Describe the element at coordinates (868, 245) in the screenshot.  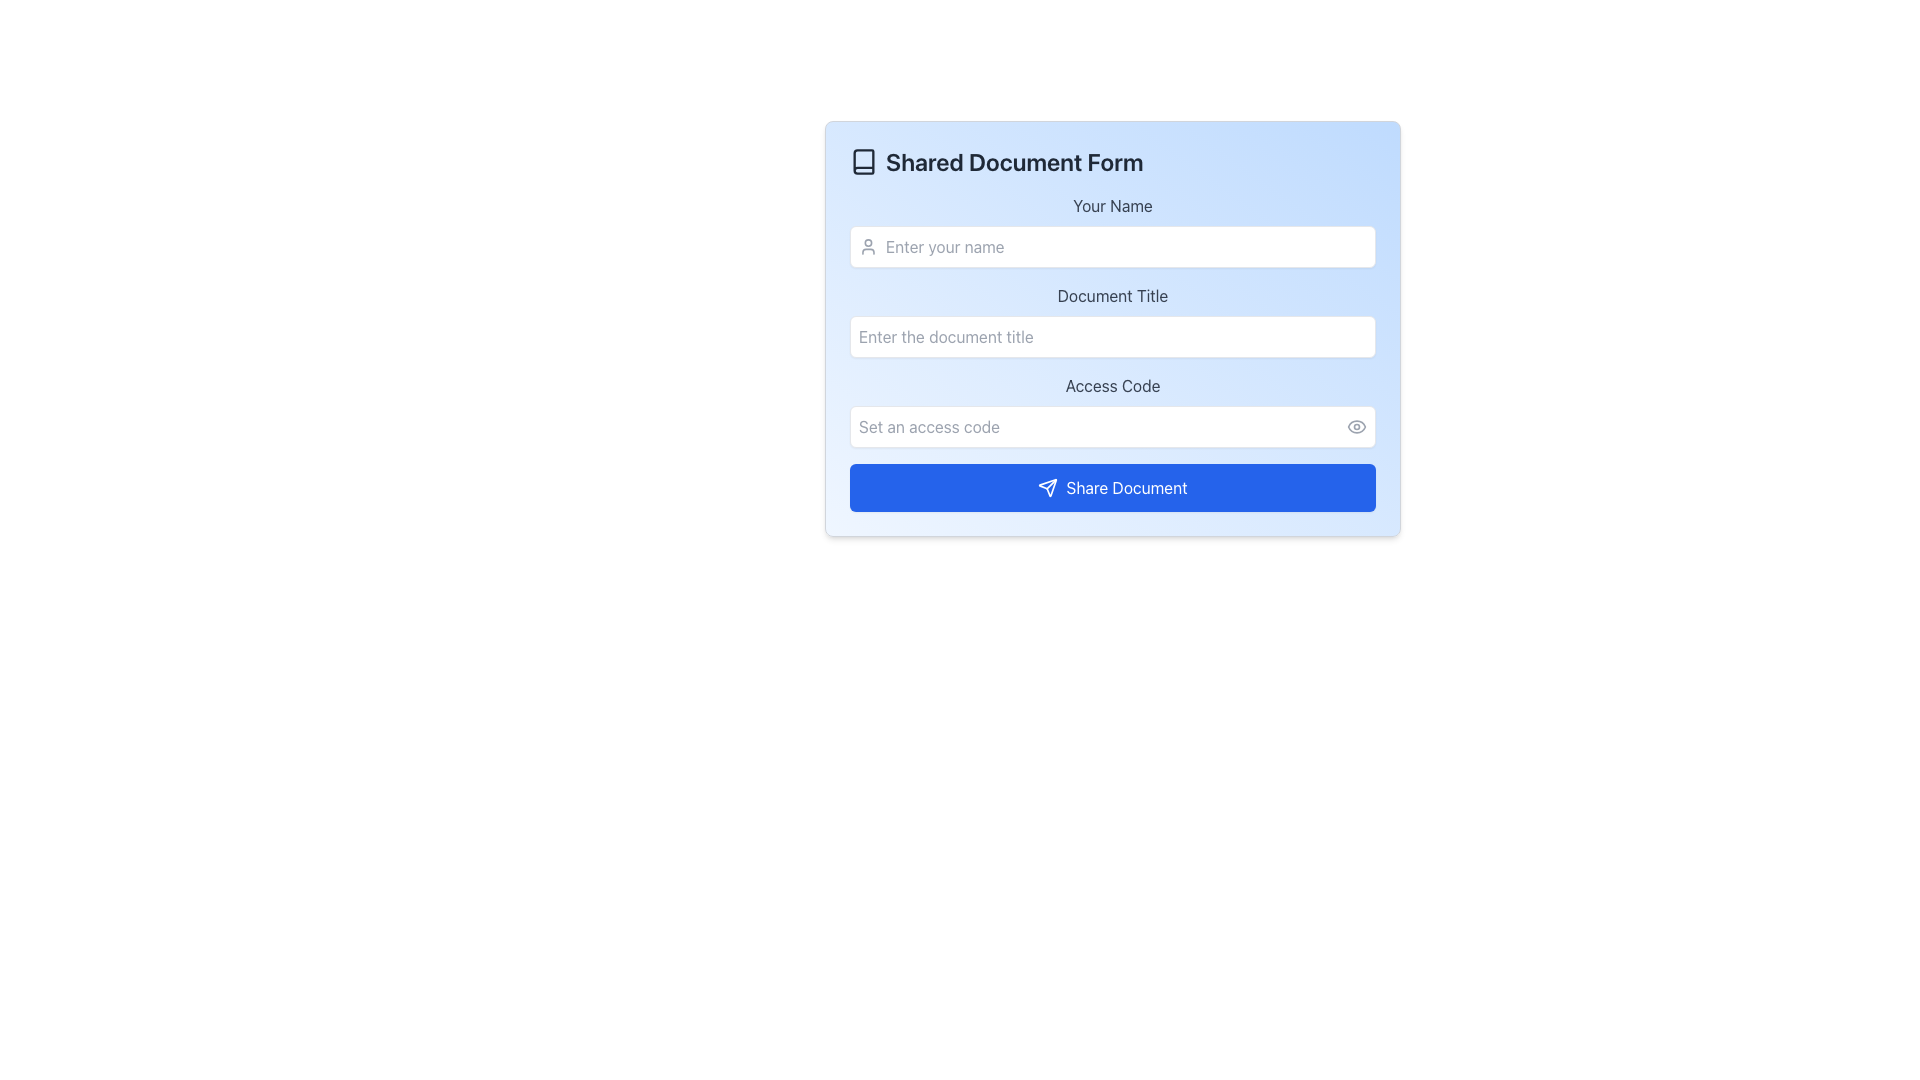
I see `the small, gray-colored Decorative icon that represents a user image placeholder, located to the left of the 'Enter your name' text field` at that location.